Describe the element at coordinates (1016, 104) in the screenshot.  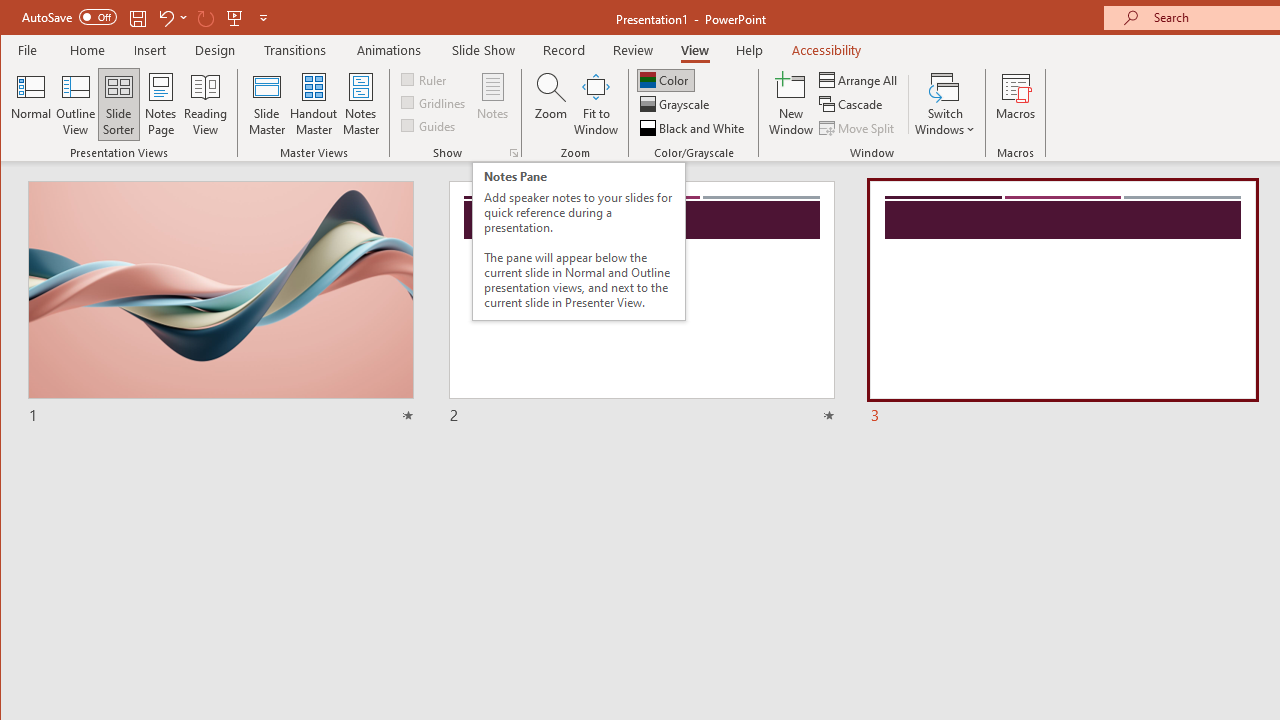
I see `'Macros'` at that location.